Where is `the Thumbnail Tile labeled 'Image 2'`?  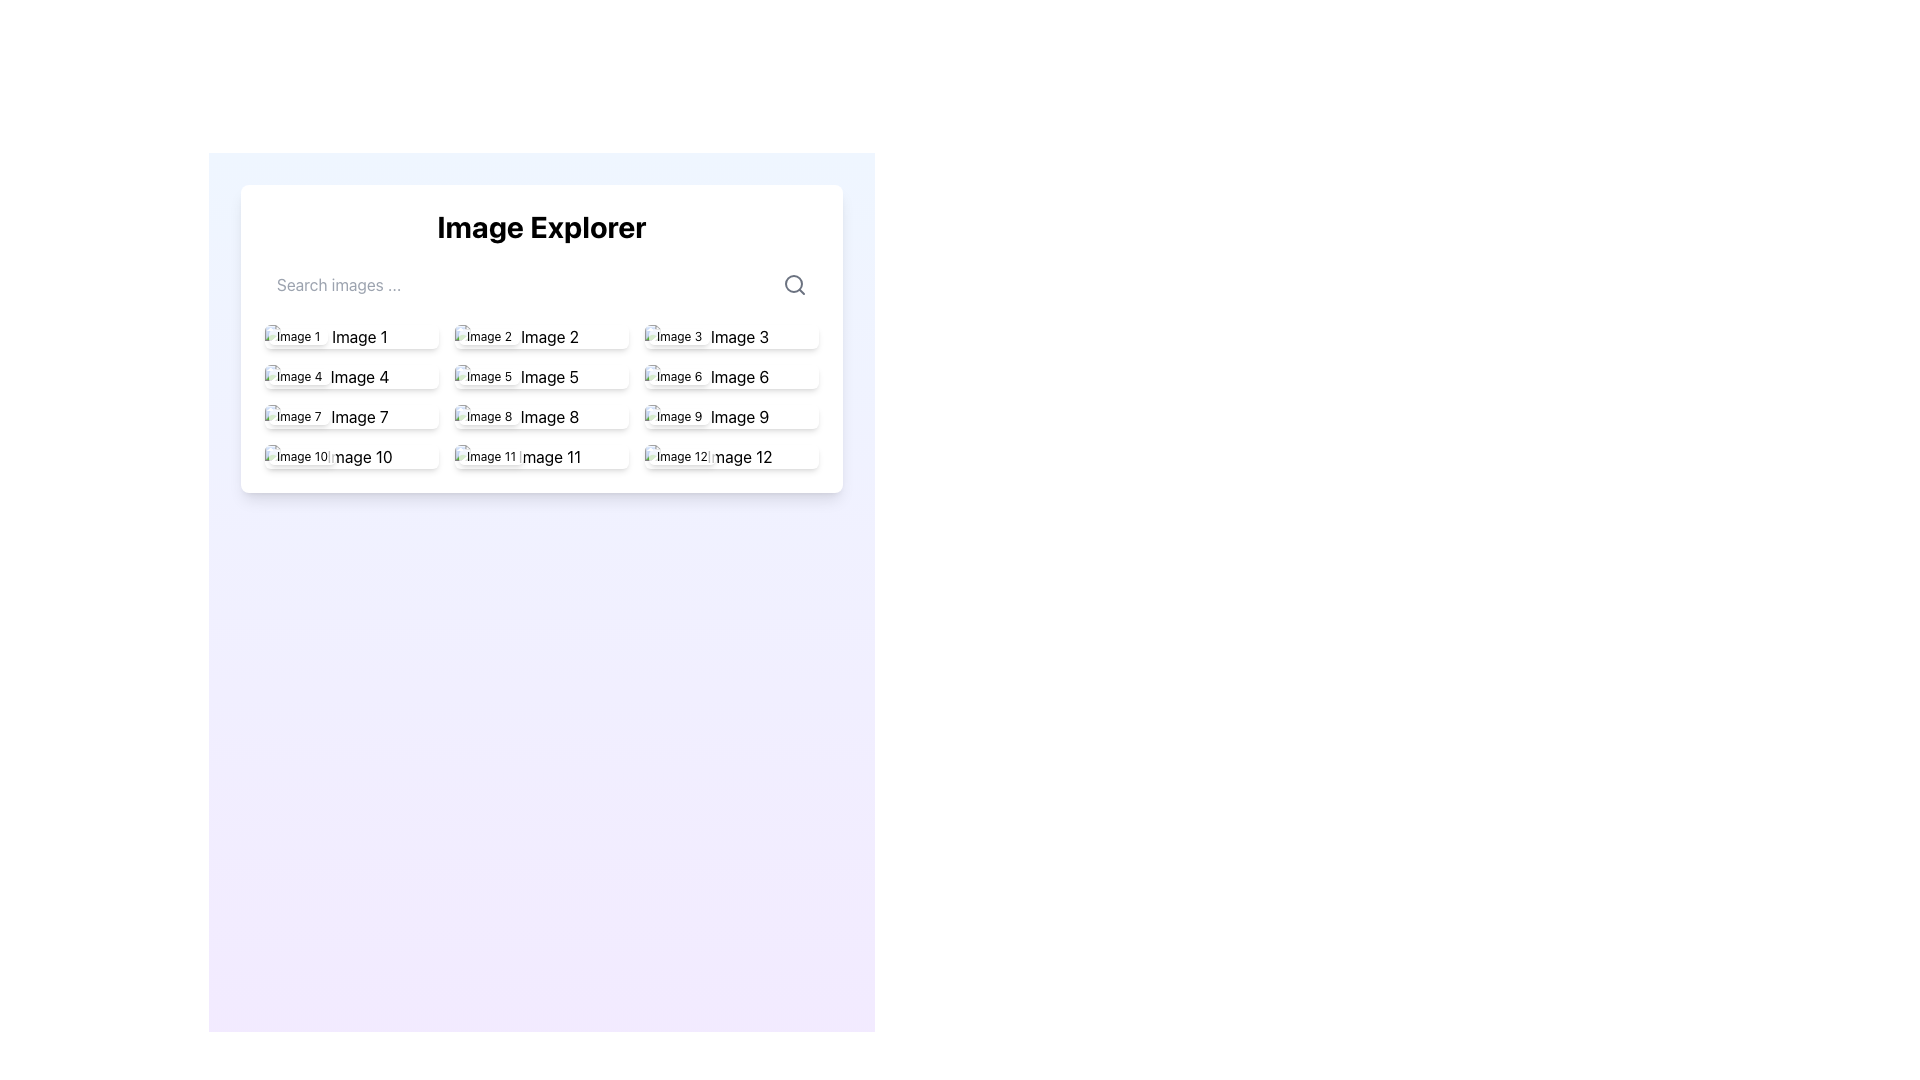
the Thumbnail Tile labeled 'Image 2' is located at coordinates (542, 335).